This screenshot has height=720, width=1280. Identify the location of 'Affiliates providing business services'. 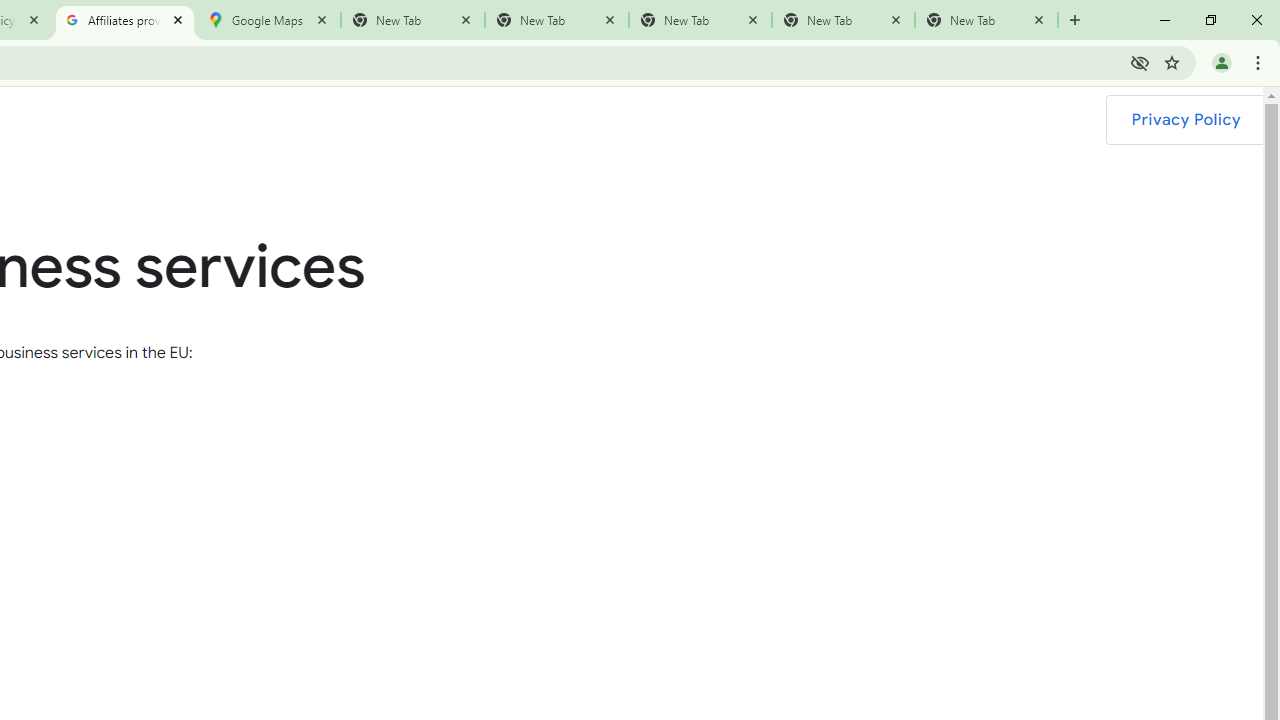
(123, 20).